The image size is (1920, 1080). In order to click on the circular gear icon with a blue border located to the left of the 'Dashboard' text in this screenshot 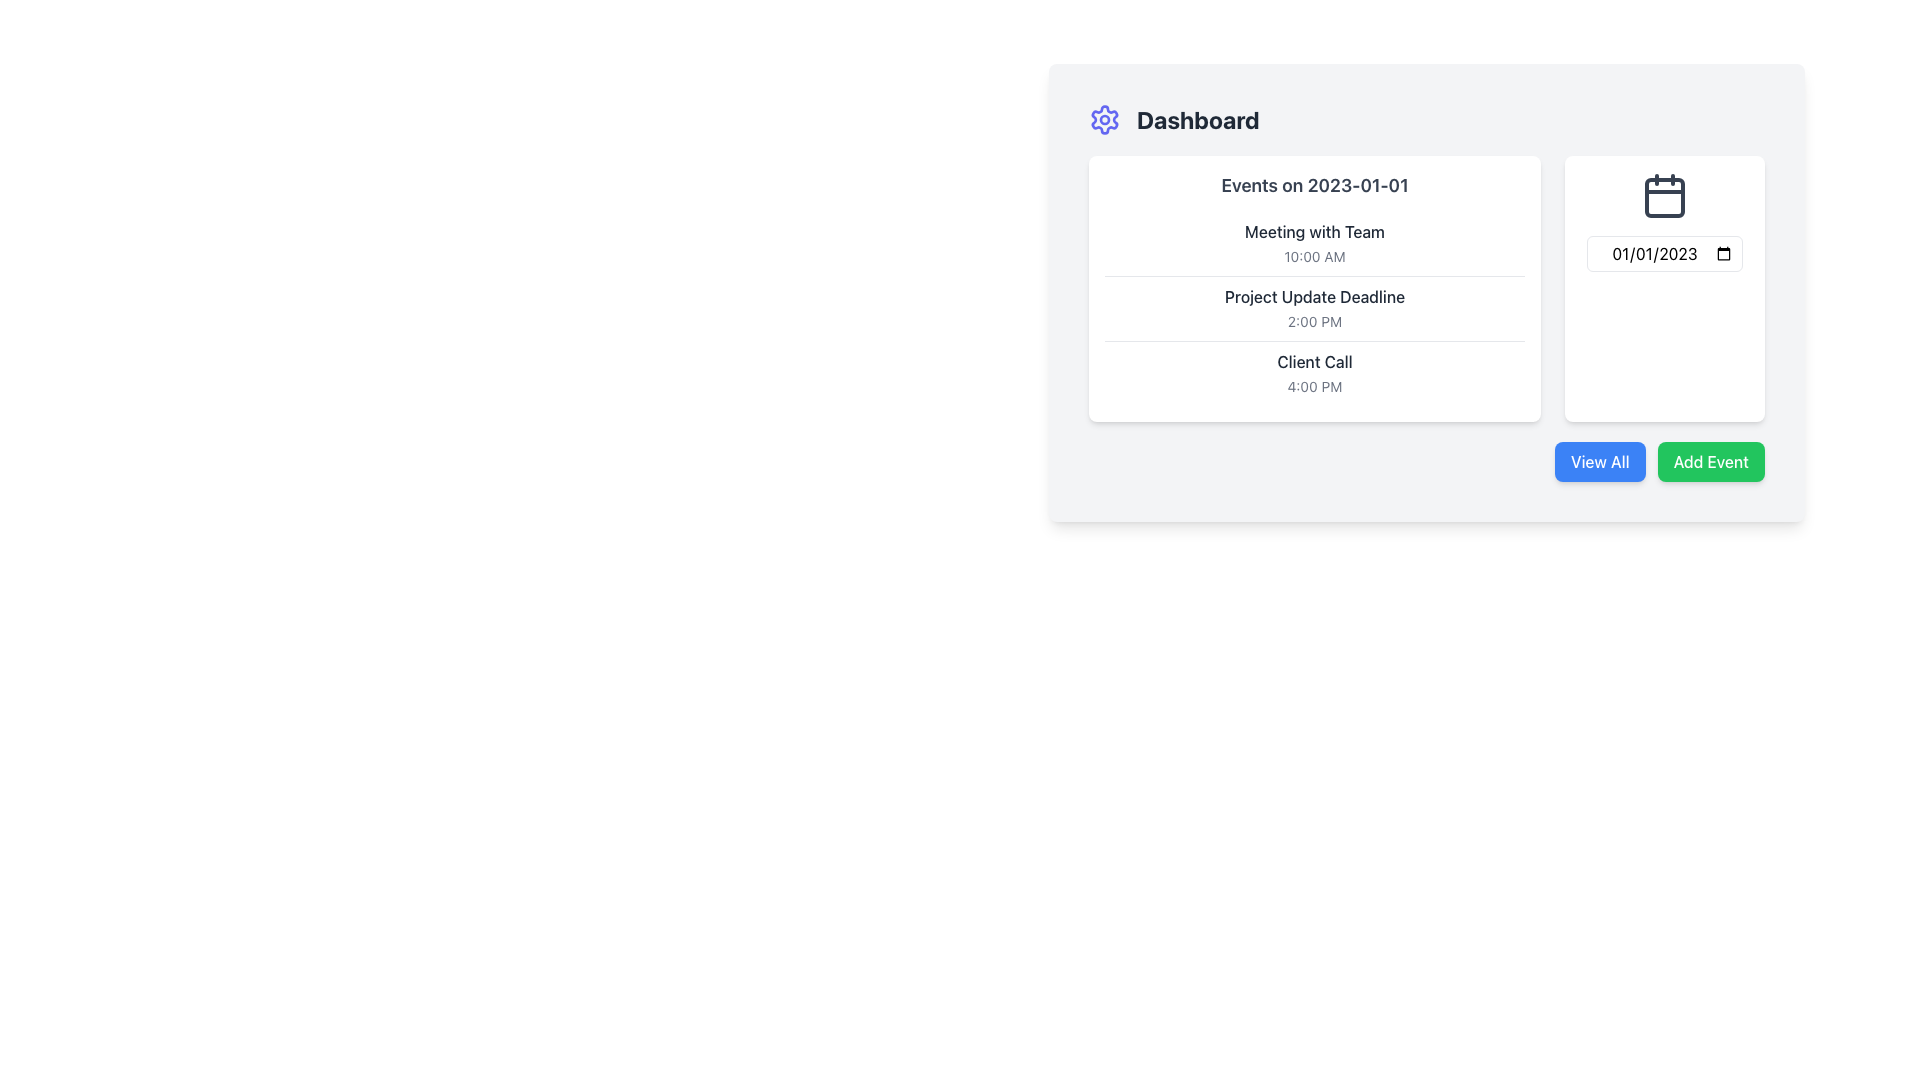, I will do `click(1103, 119)`.